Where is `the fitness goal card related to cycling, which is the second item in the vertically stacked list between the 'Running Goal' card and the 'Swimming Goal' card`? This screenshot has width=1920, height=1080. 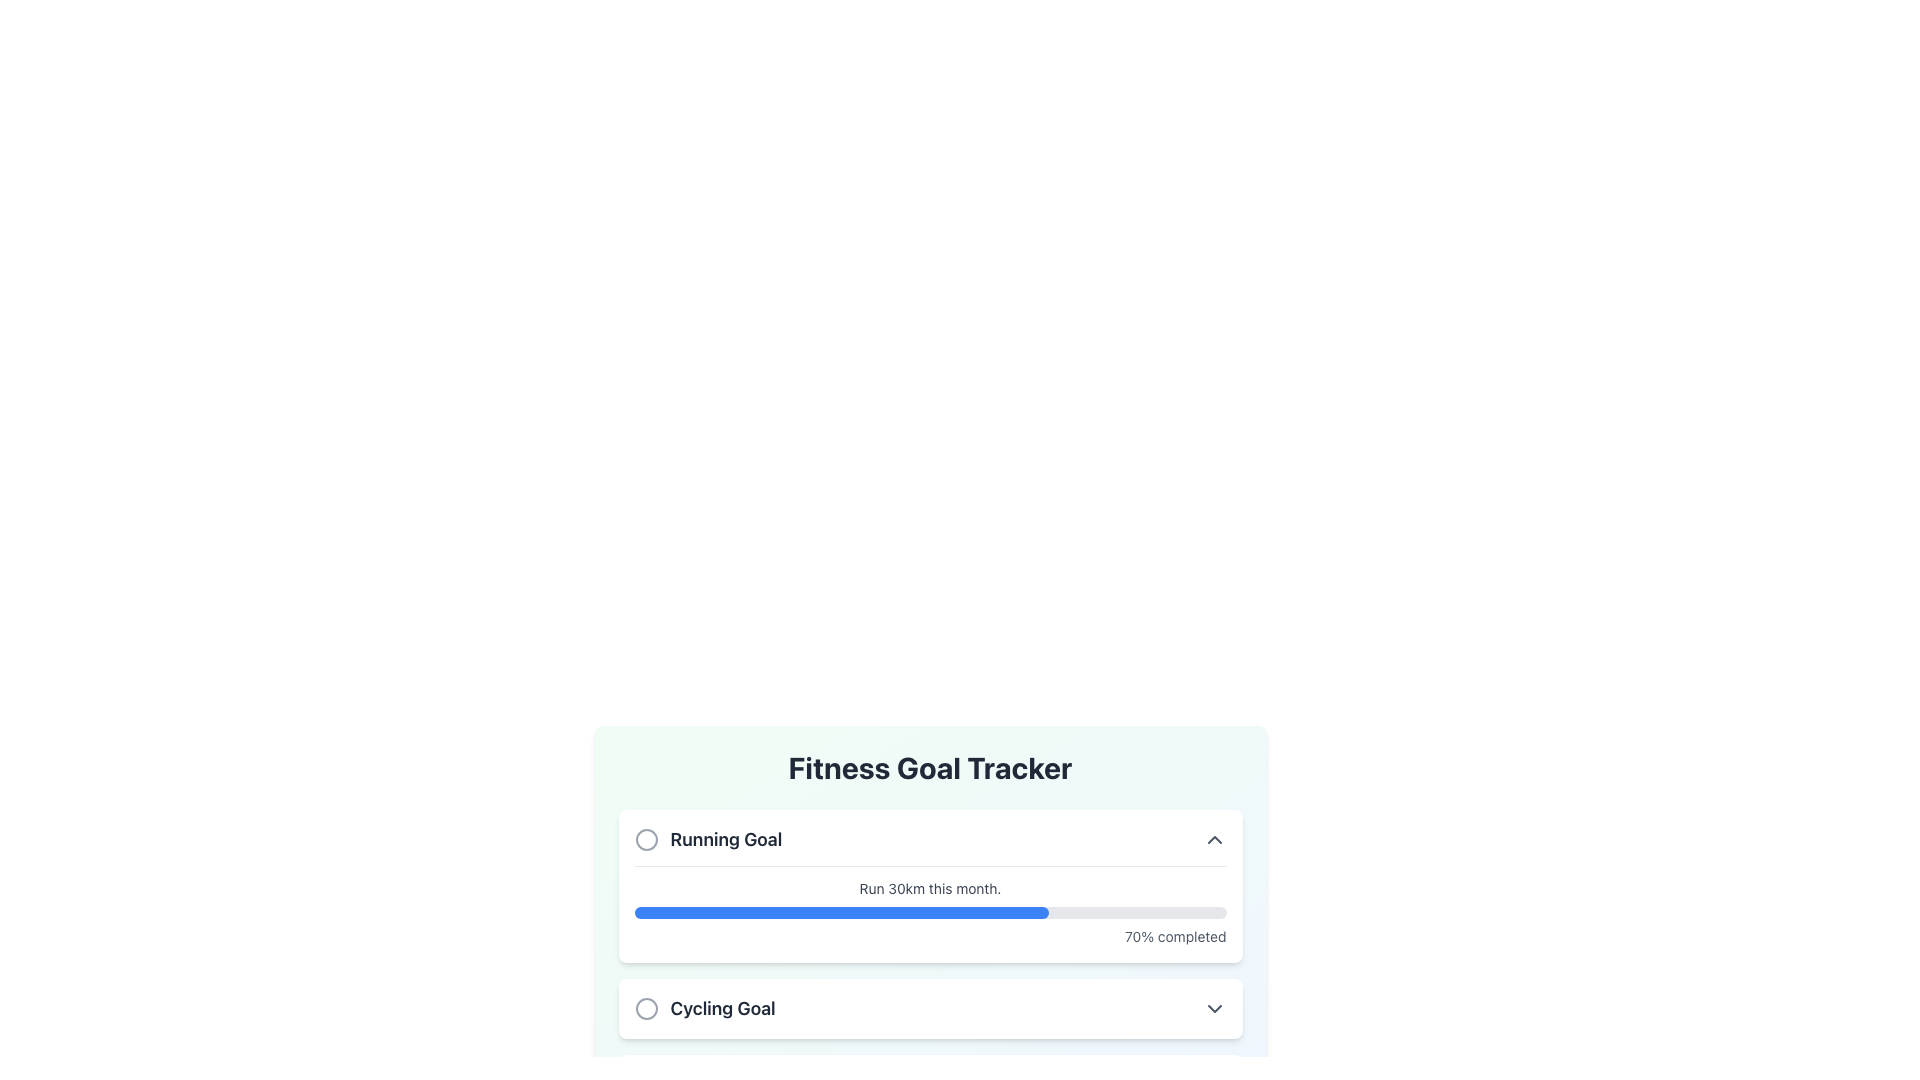
the fitness goal card related to cycling, which is the second item in the vertically stacked list between the 'Running Goal' card and the 'Swimming Goal' card is located at coordinates (929, 1009).